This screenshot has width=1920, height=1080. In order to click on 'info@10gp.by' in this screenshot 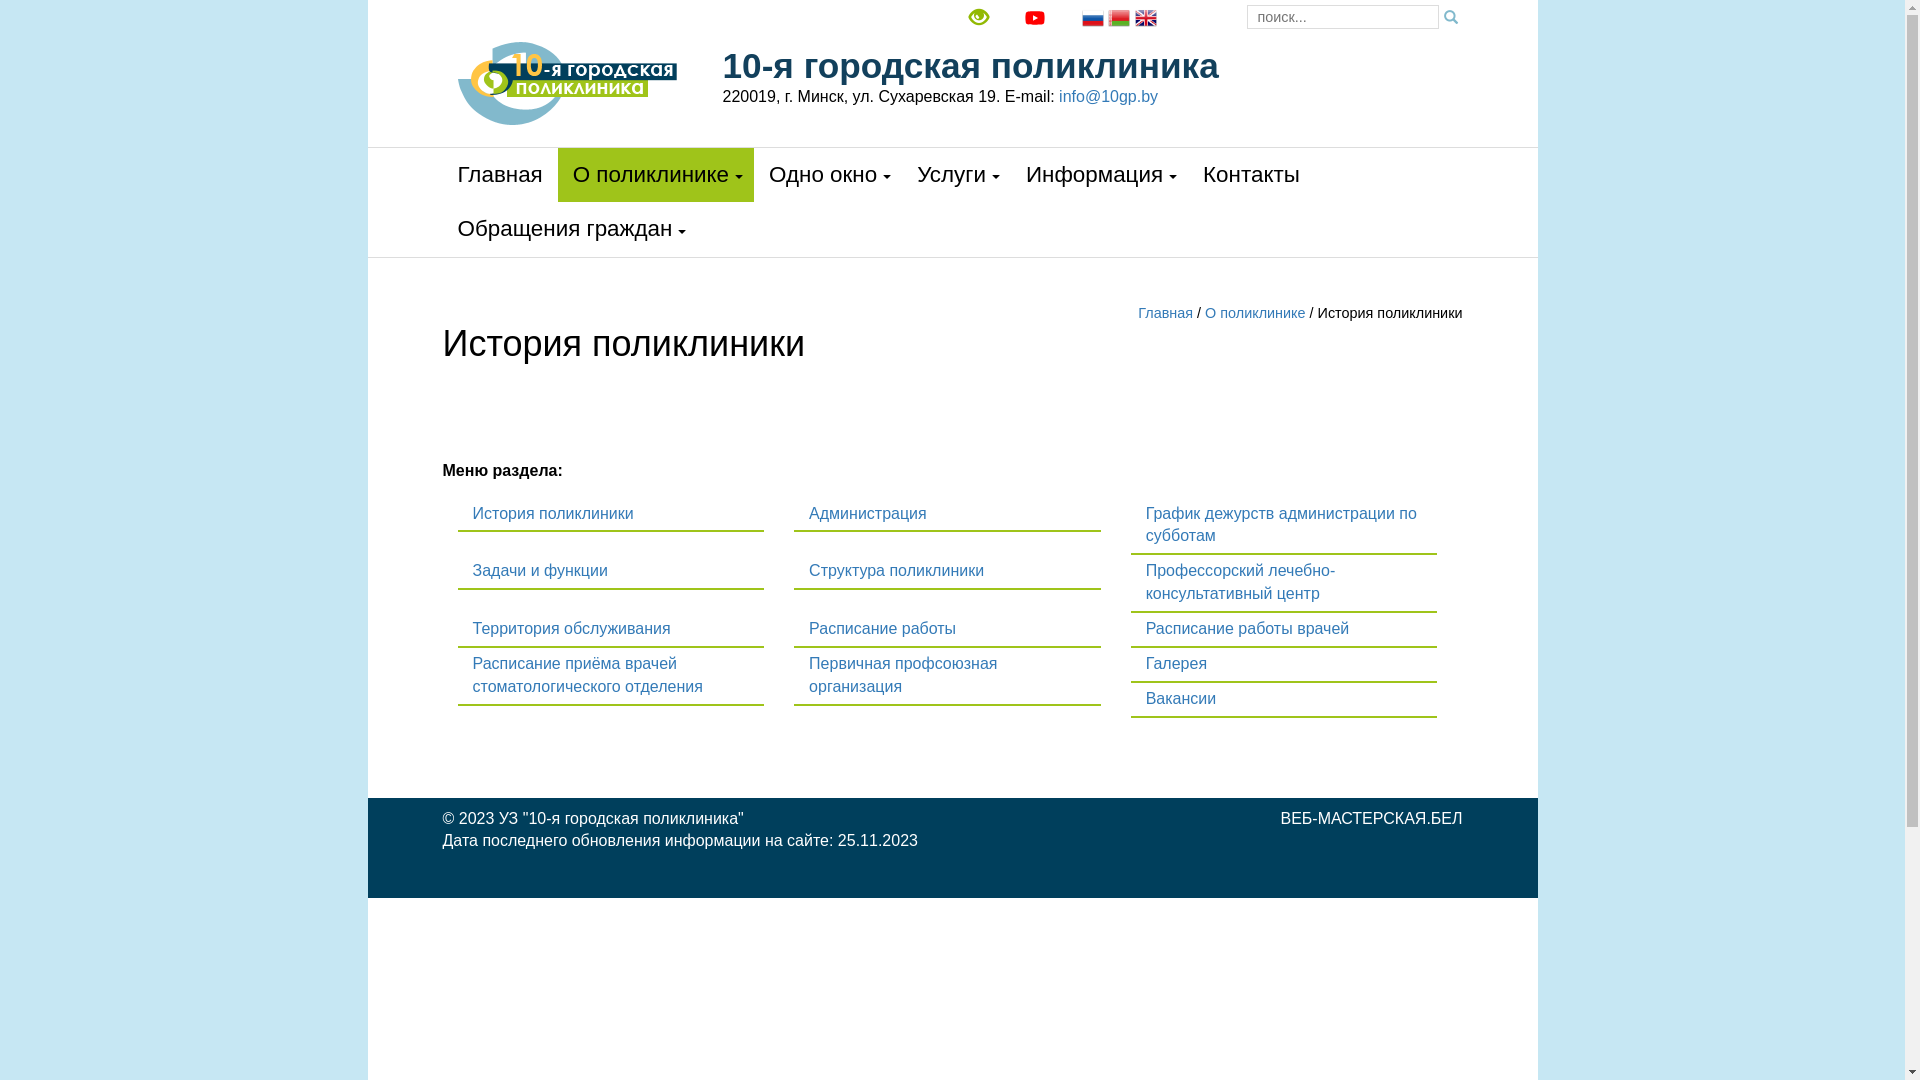, I will do `click(1058, 96)`.